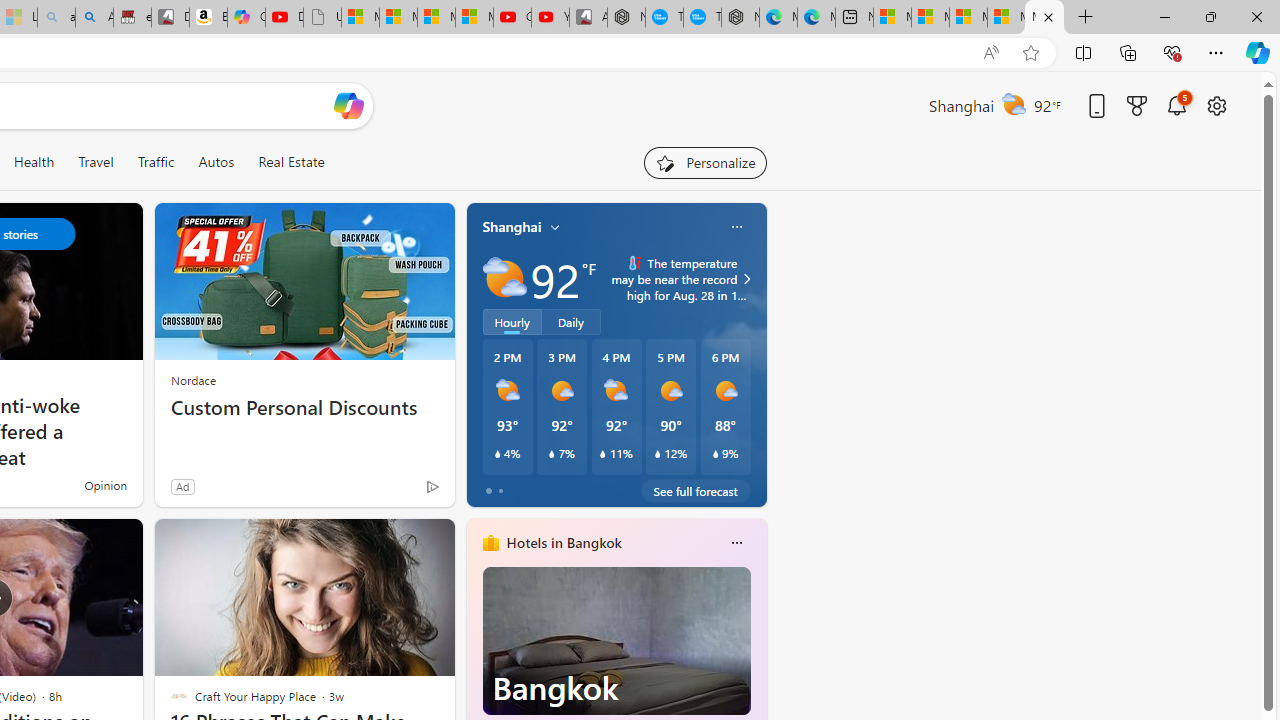 The image size is (1280, 720). Describe the element at coordinates (34, 161) in the screenshot. I see `'Health'` at that location.